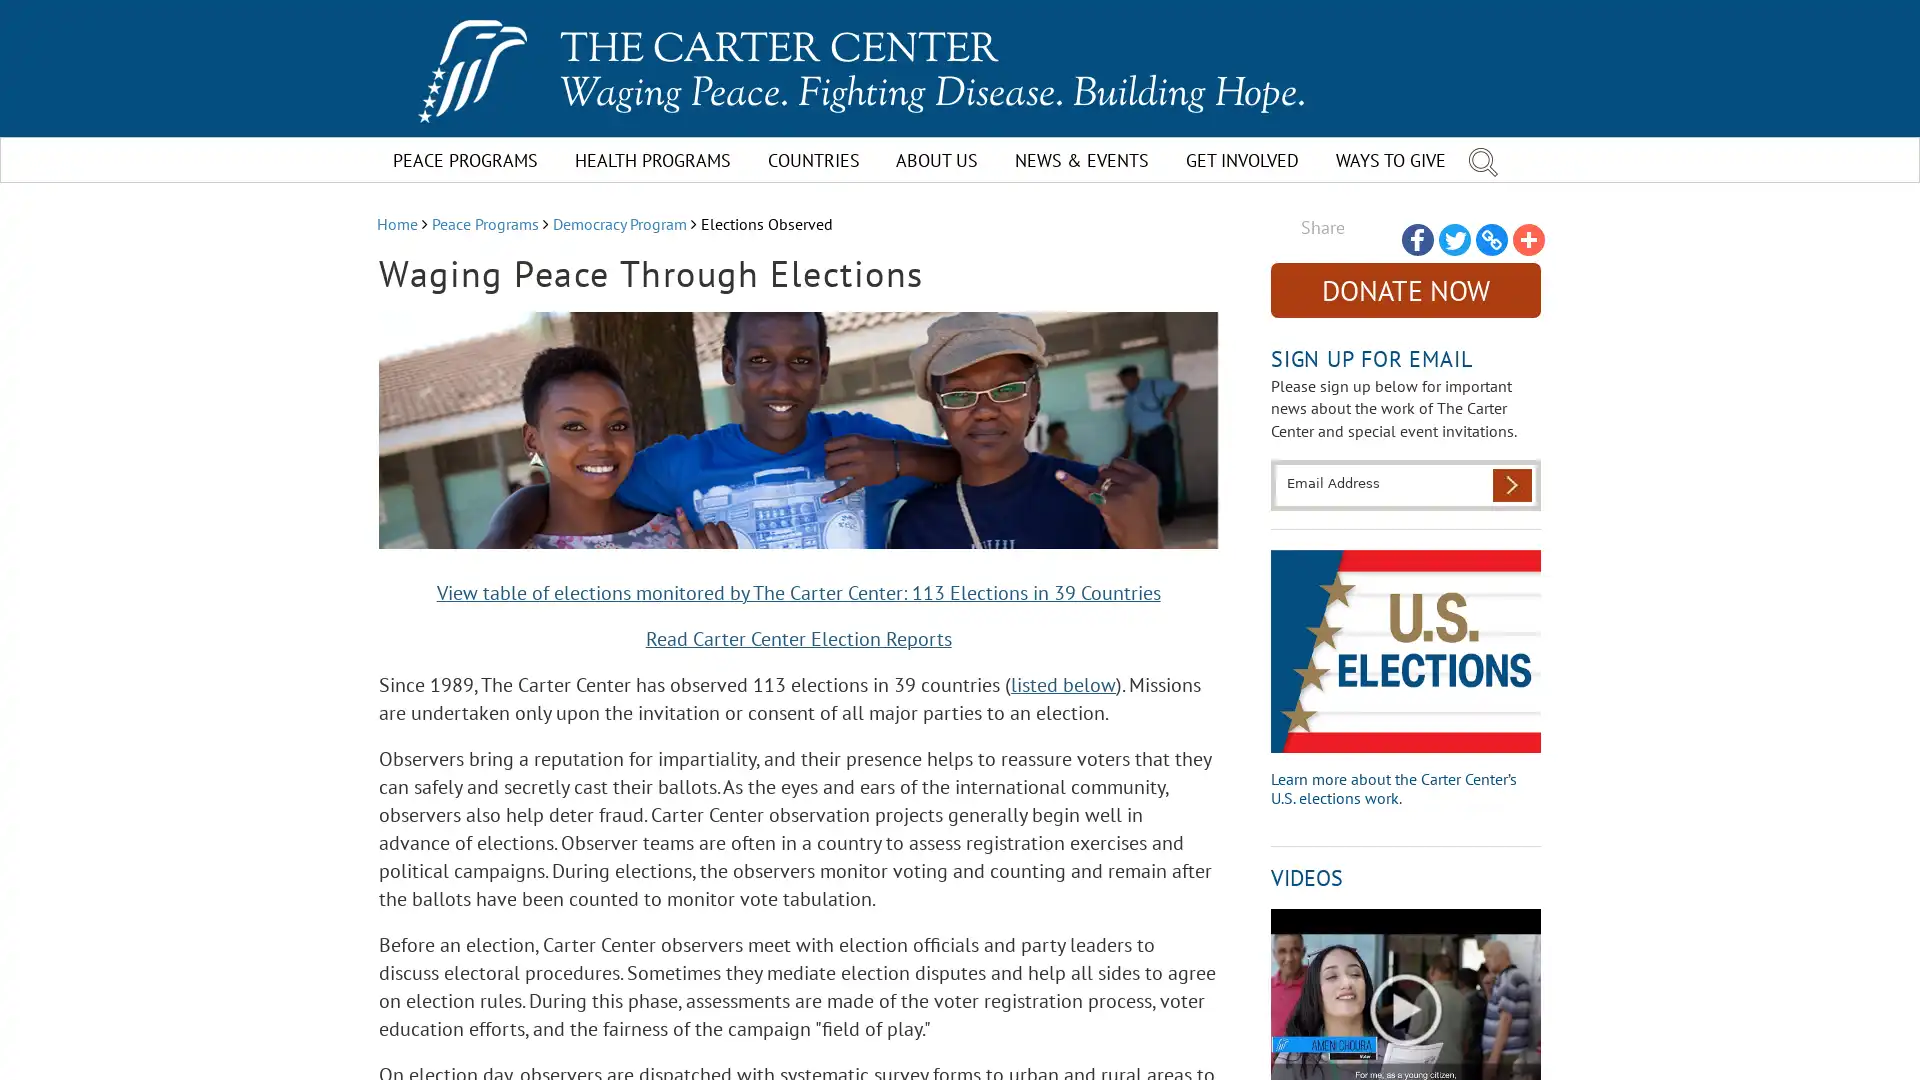  I want to click on Share to More, so click(1528, 238).